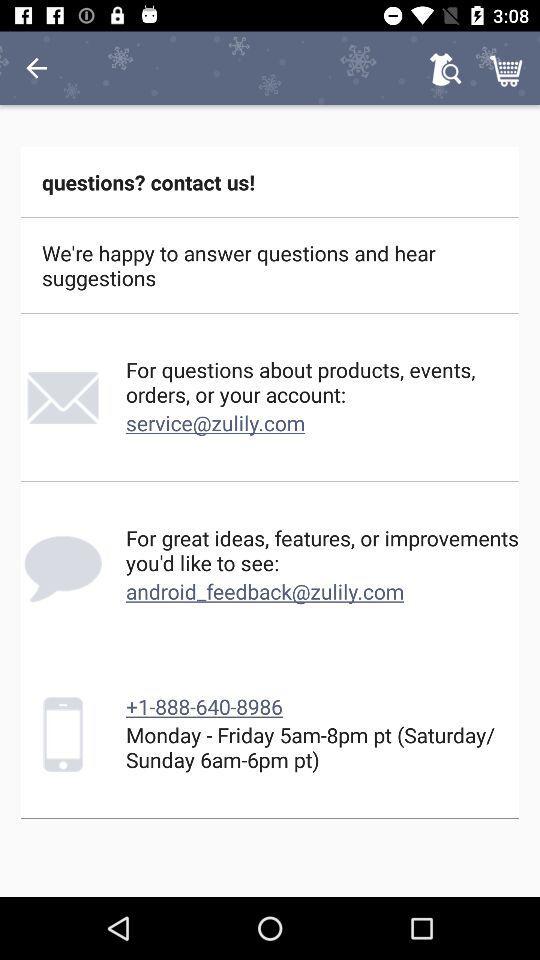  What do you see at coordinates (36, 68) in the screenshot?
I see `item at the top left corner` at bounding box center [36, 68].